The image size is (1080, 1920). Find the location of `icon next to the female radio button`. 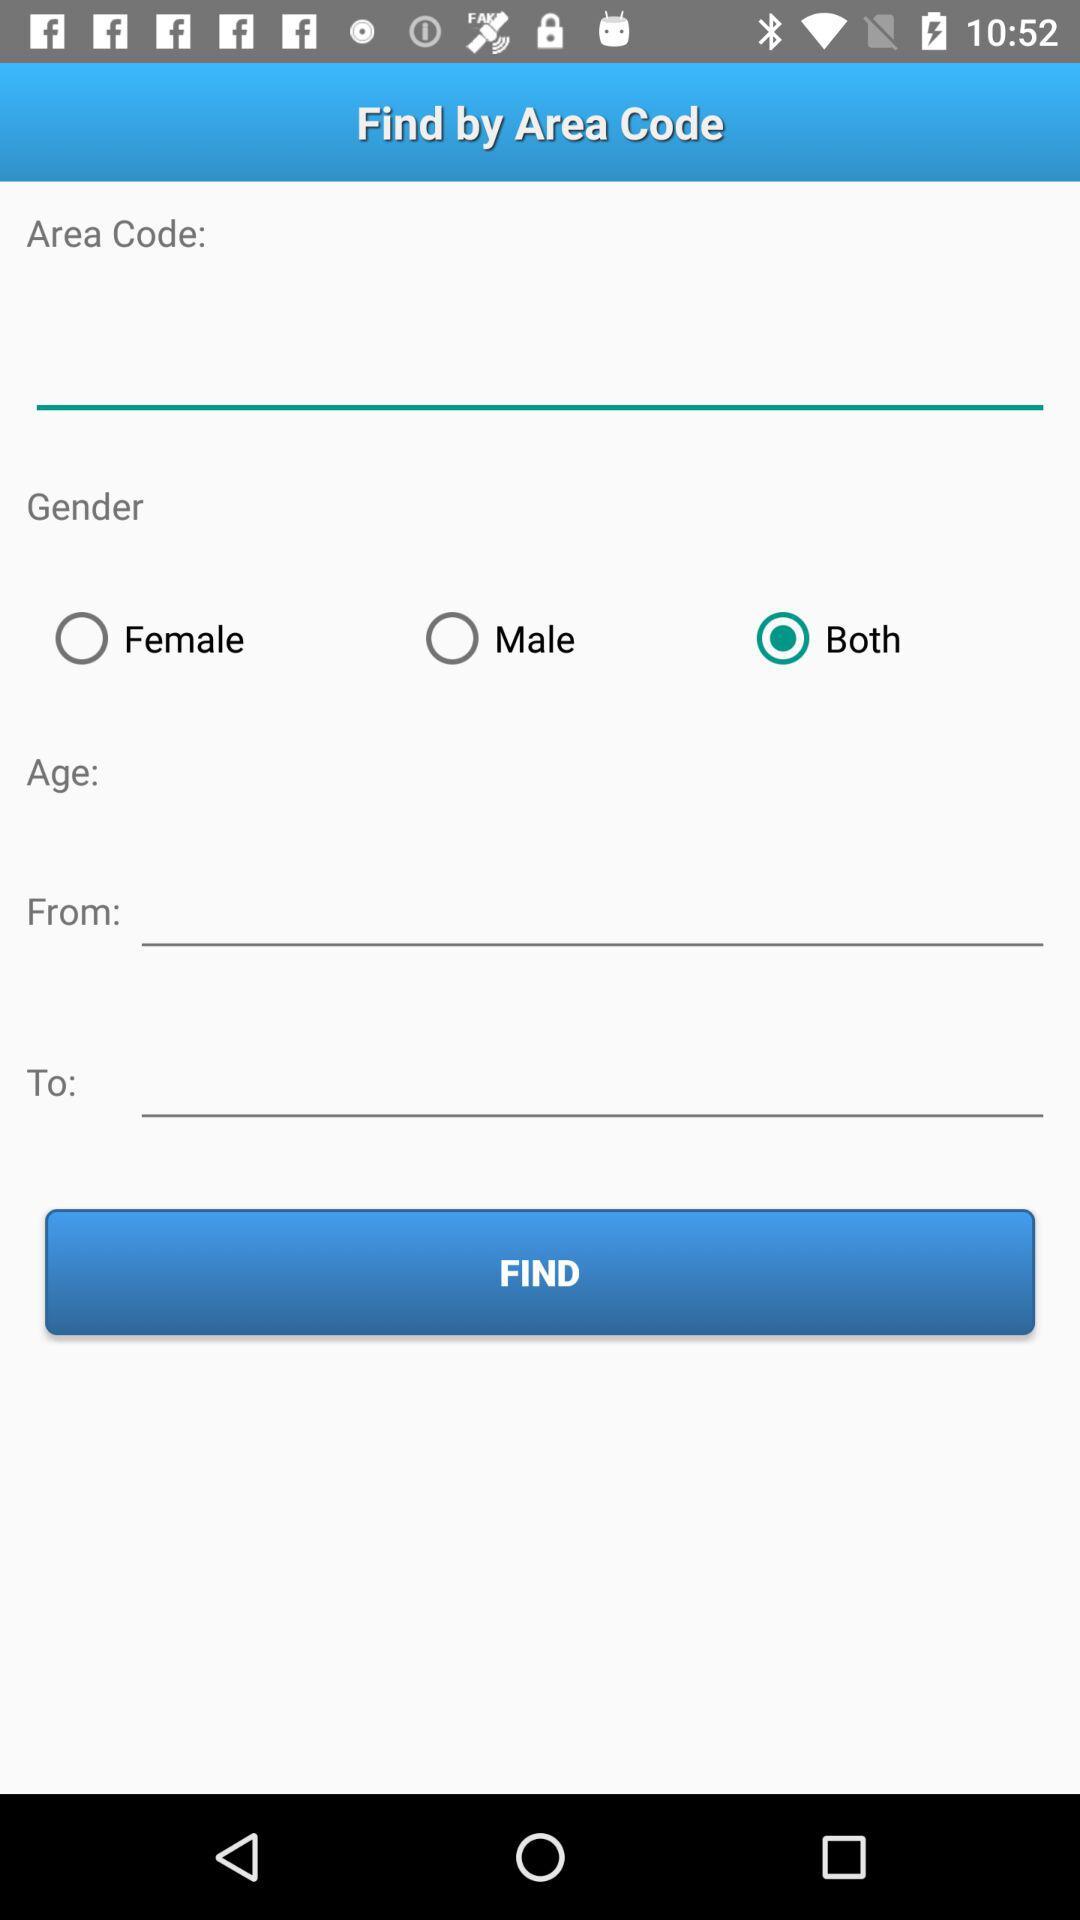

icon next to the female radio button is located at coordinates (562, 637).